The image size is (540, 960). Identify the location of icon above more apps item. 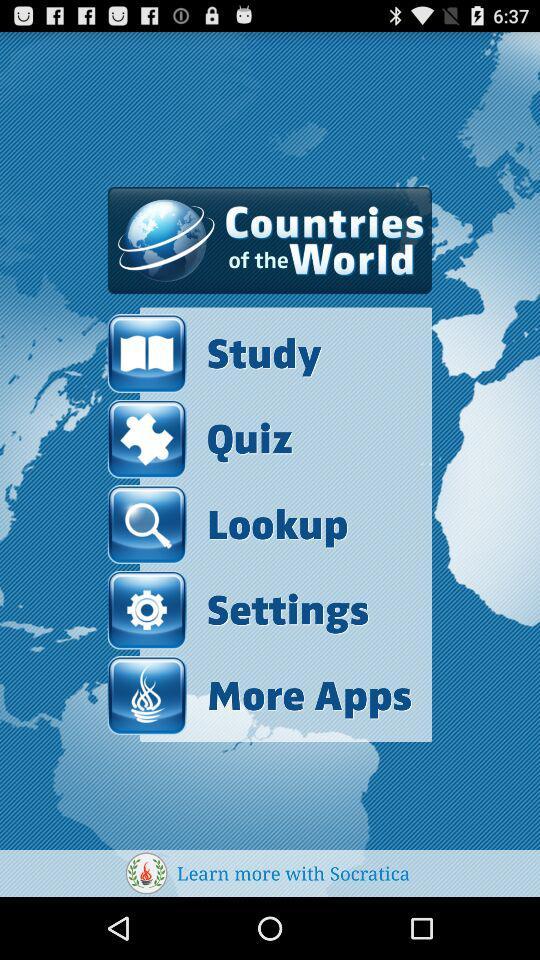
(238, 609).